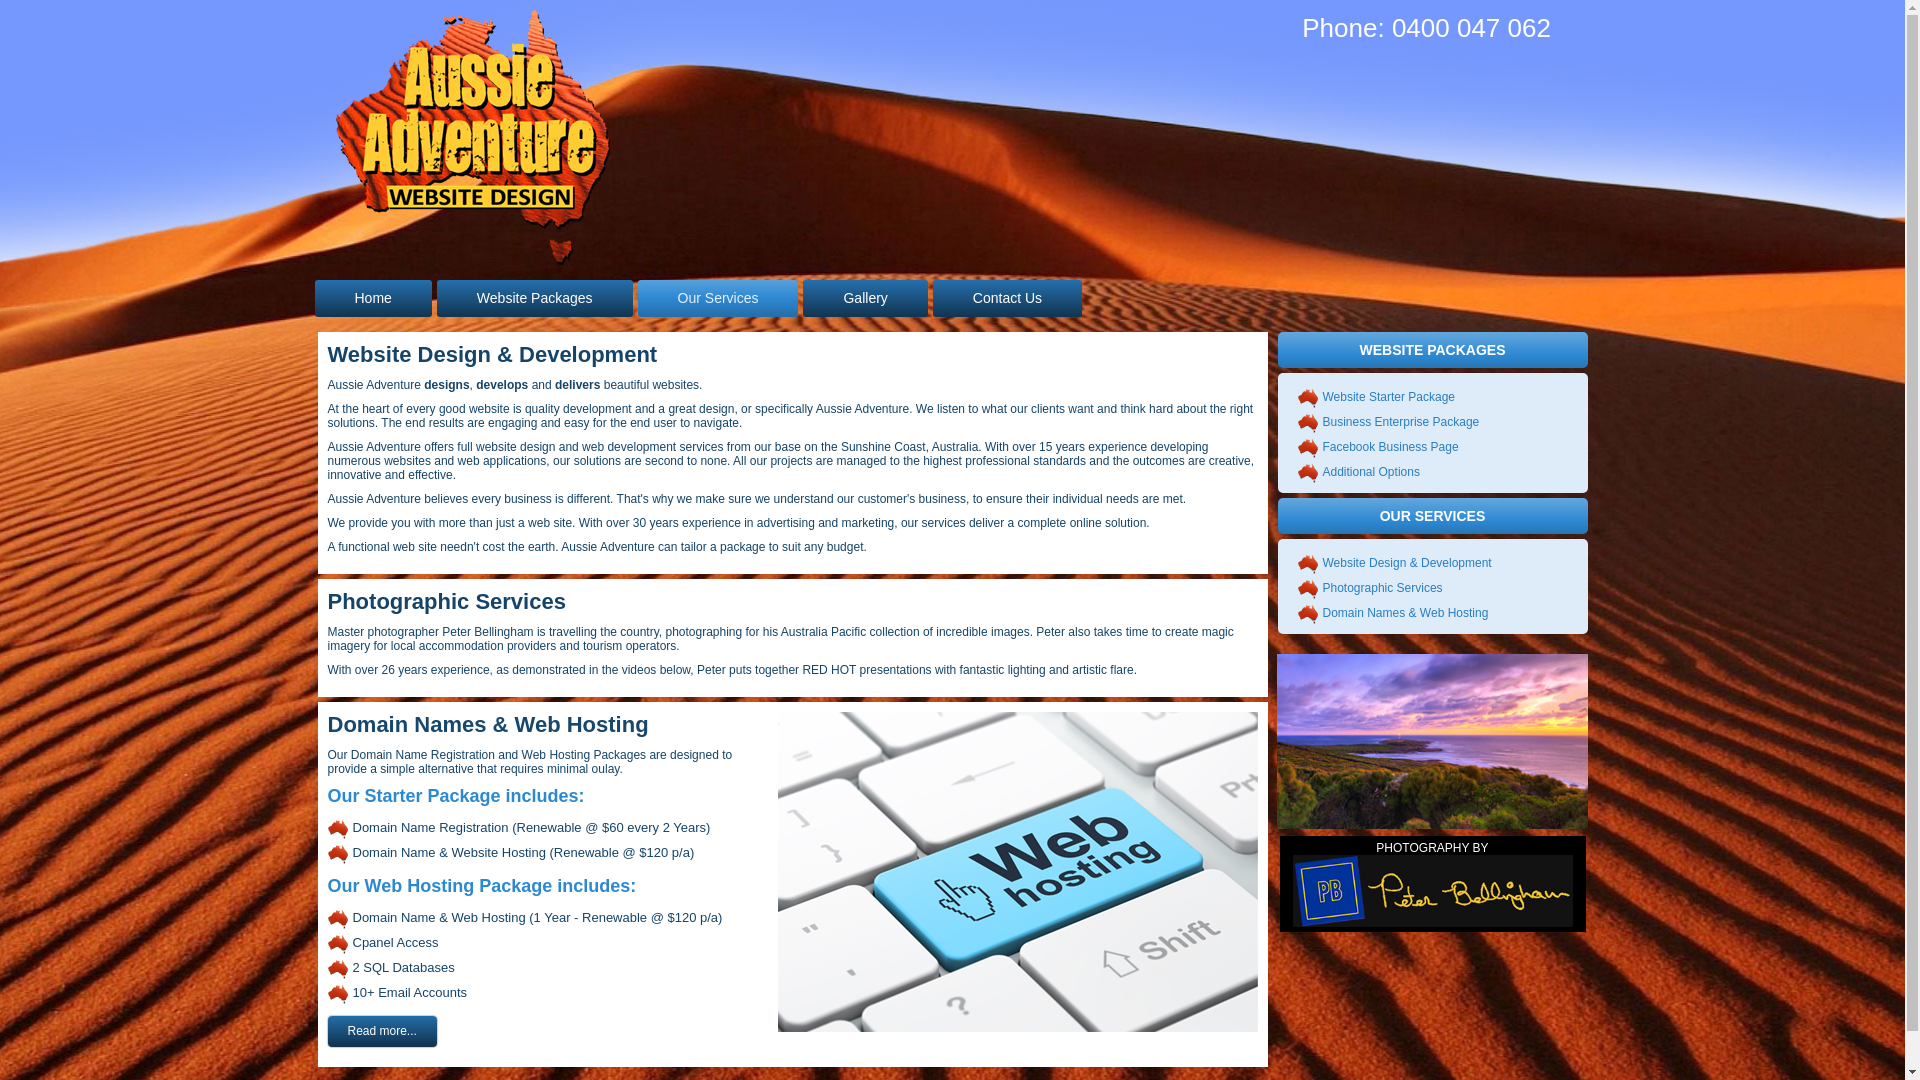  Describe the element at coordinates (1389, 446) in the screenshot. I see `'Facebook Business Page'` at that location.